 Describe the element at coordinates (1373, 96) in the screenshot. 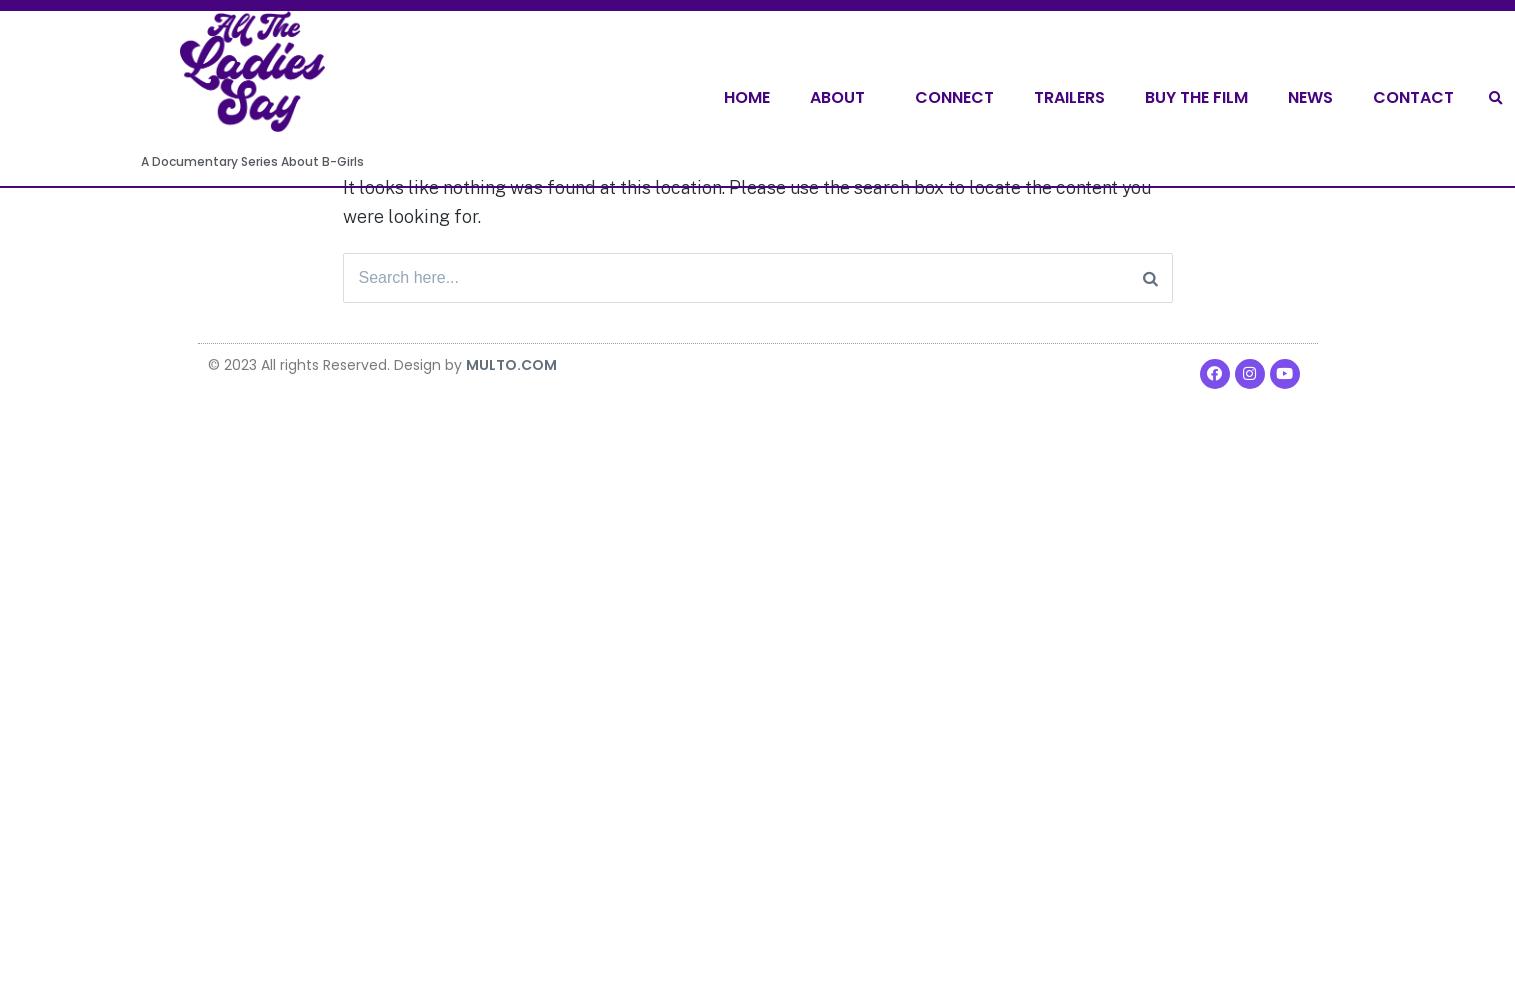

I see `'Contact'` at that location.